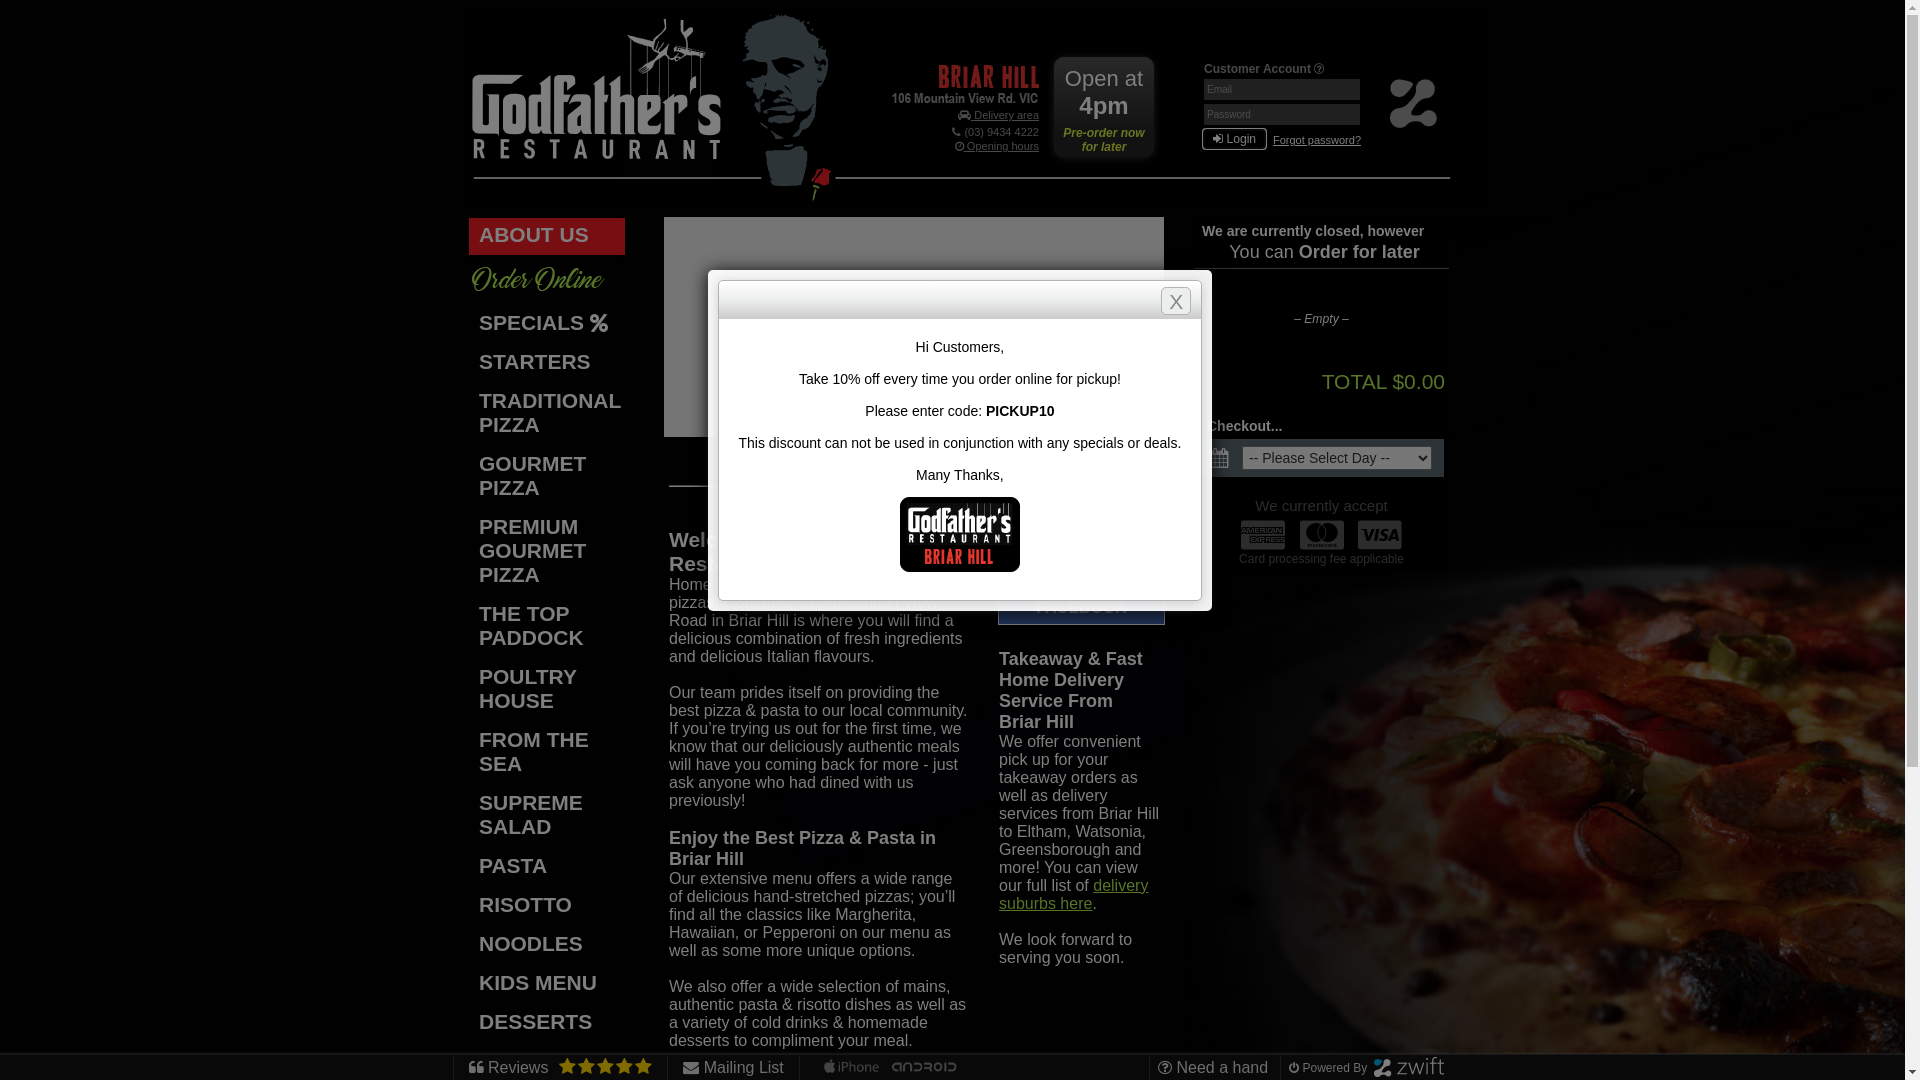 The height and width of the screenshot is (1080, 1920). Describe the element at coordinates (1379, 534) in the screenshot. I see `'Visa'` at that location.